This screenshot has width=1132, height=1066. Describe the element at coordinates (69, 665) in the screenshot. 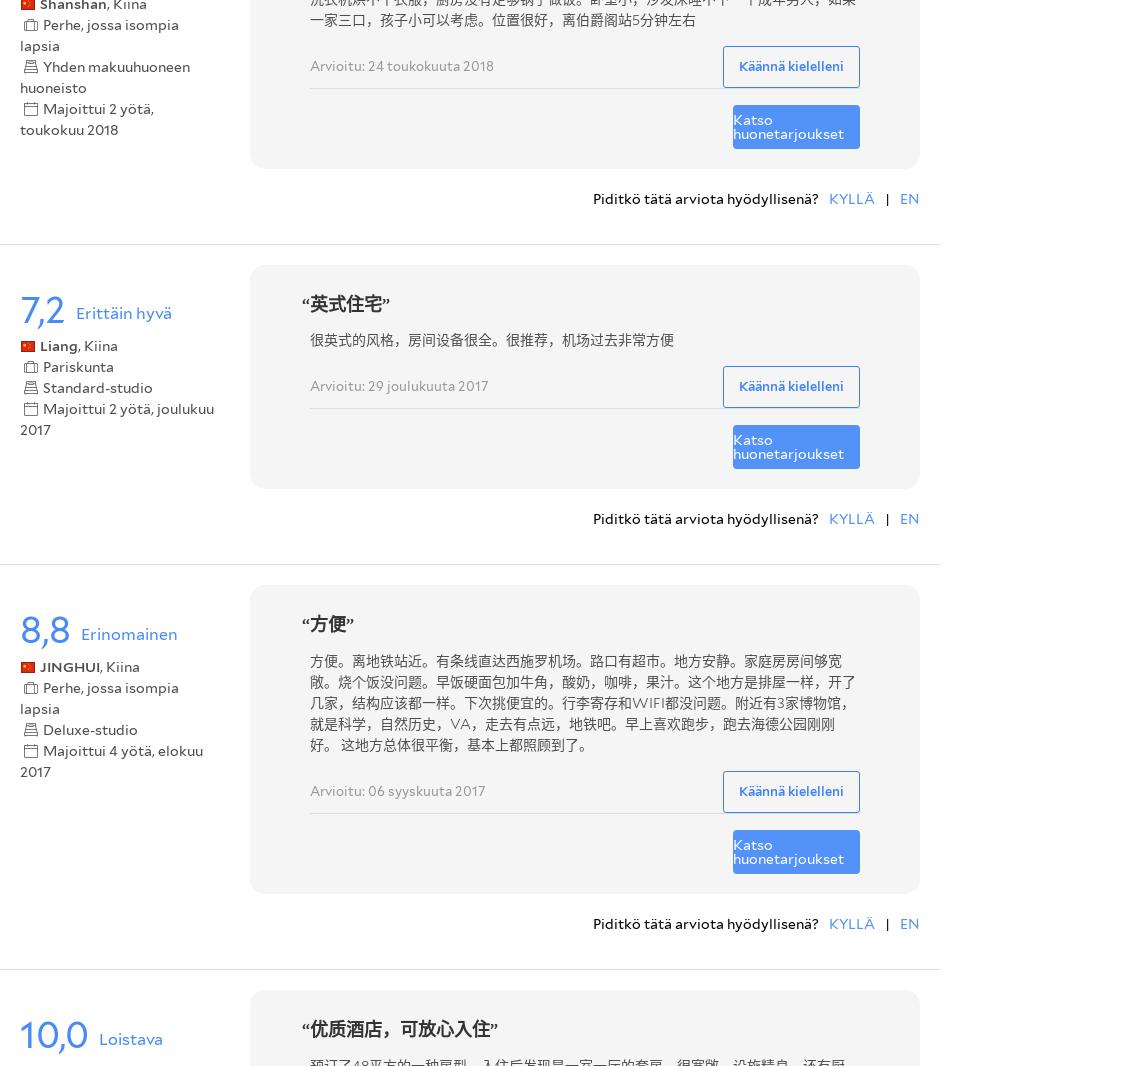

I see `'JINGHUI'` at that location.